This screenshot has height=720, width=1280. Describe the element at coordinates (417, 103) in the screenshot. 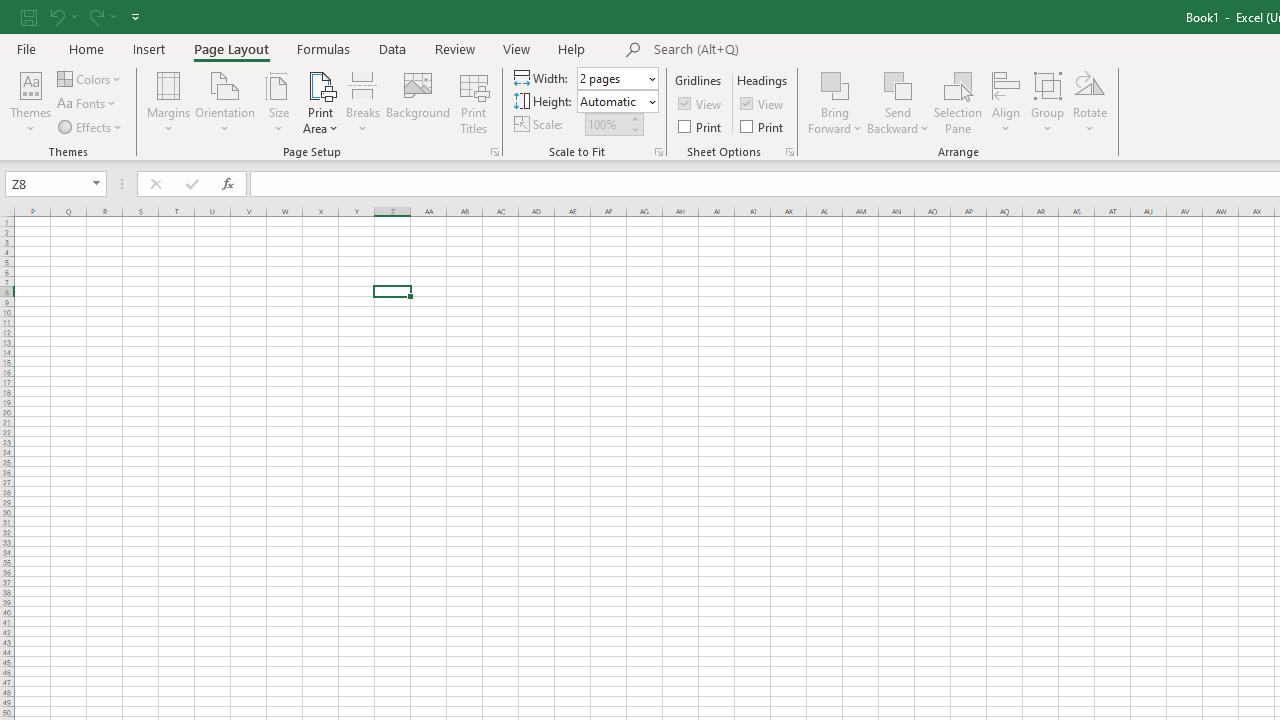

I see `'Background...'` at that location.